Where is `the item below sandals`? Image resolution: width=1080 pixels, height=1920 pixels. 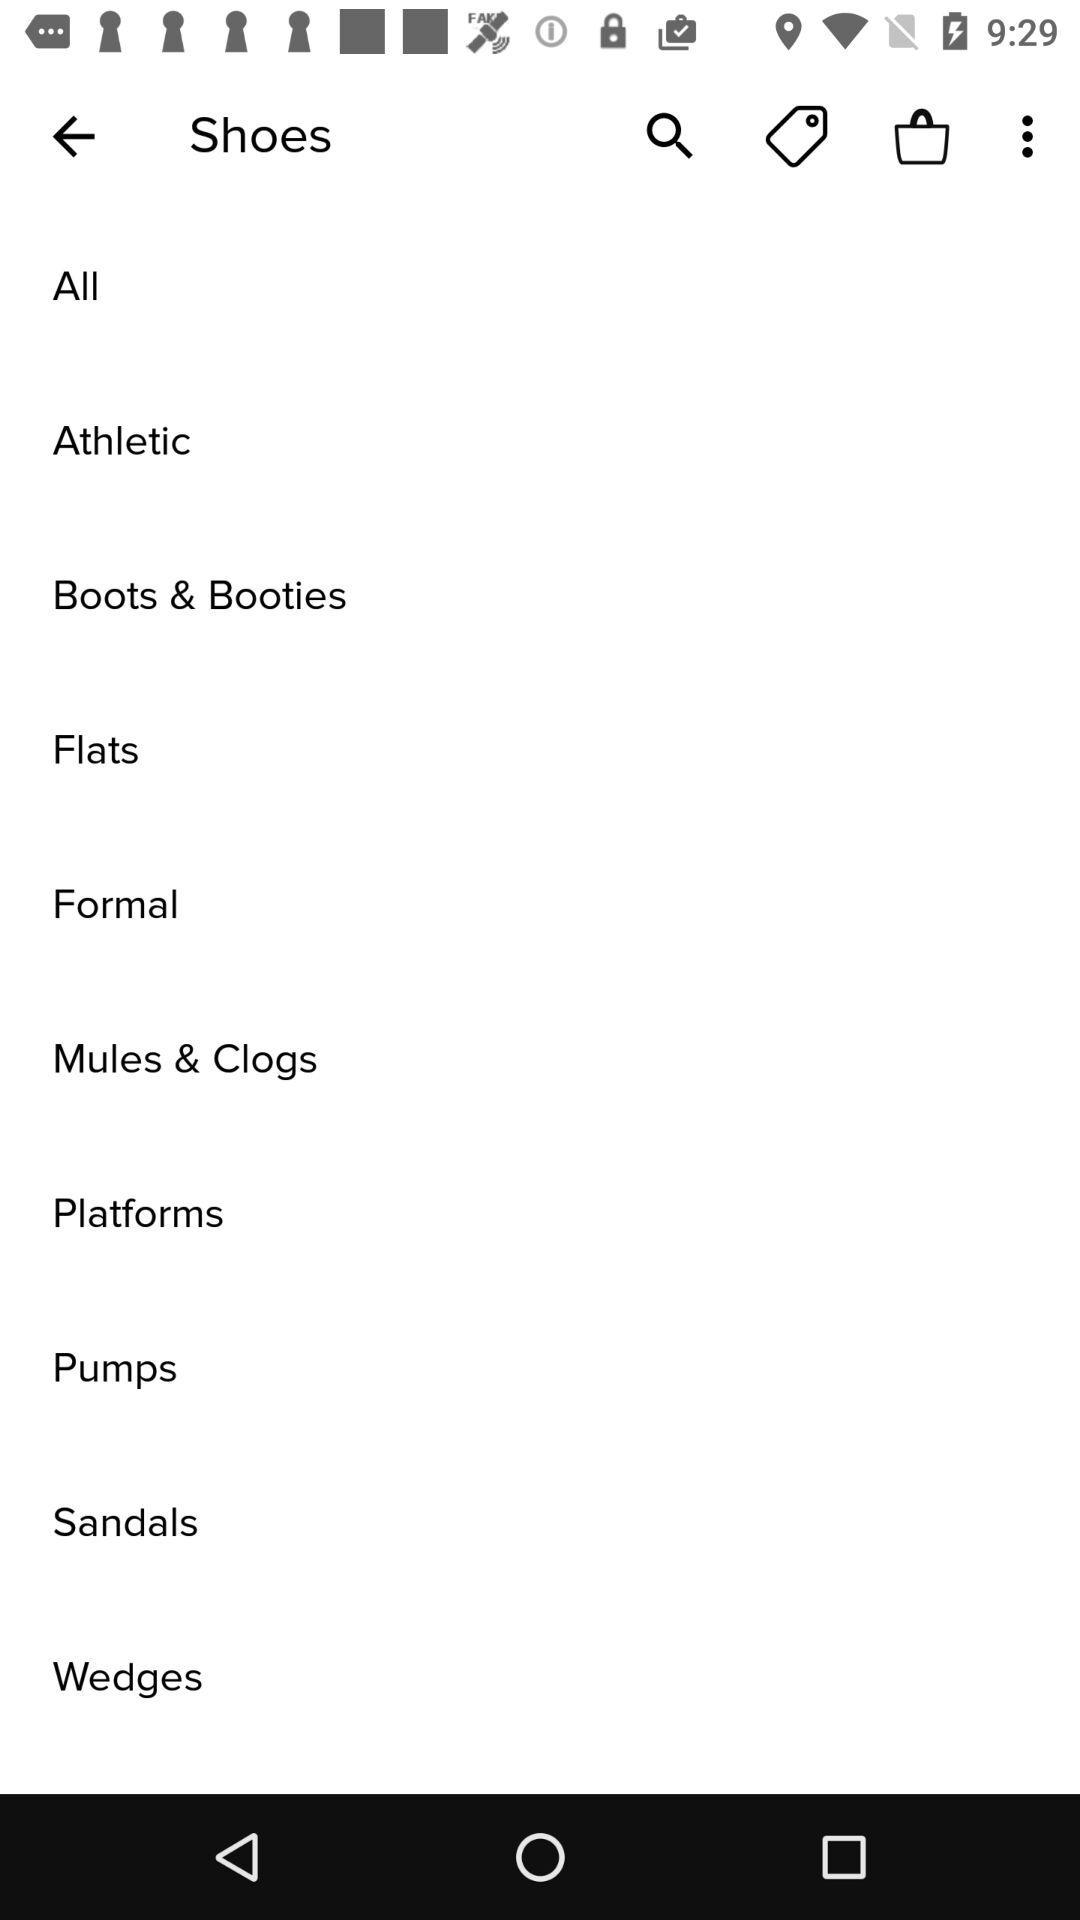 the item below sandals is located at coordinates (540, 1677).